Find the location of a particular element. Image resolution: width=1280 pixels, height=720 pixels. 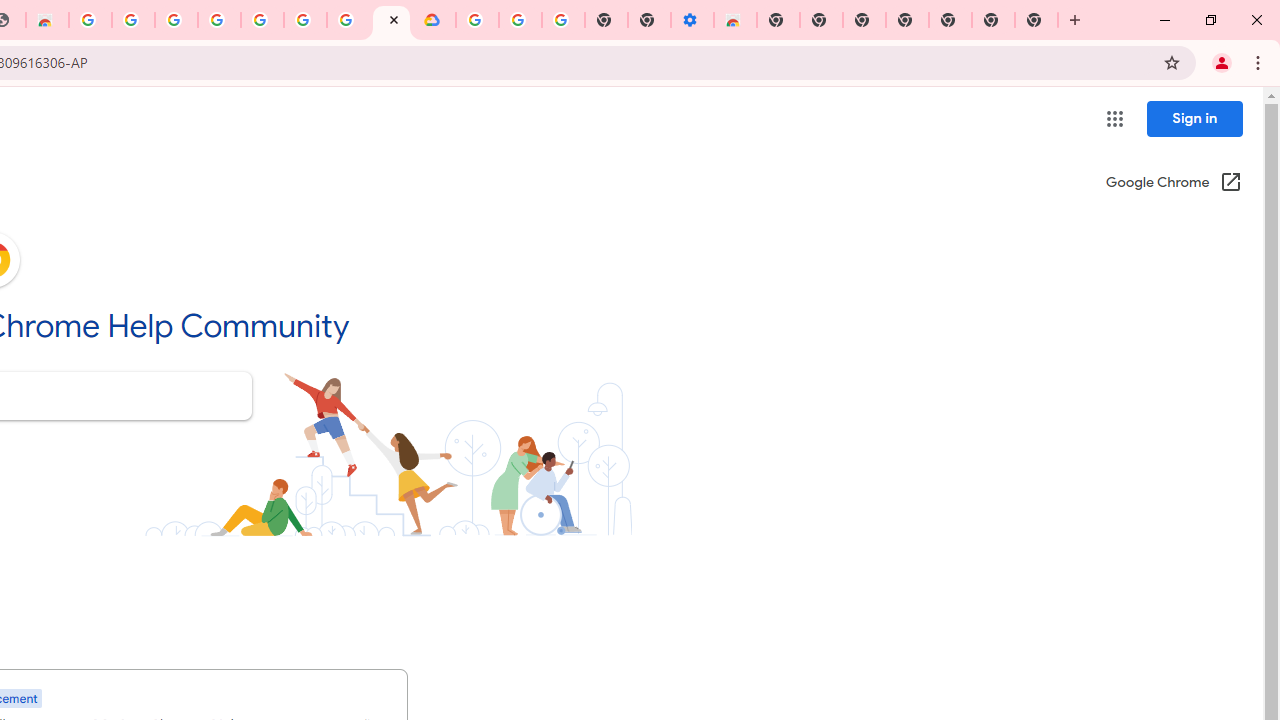

'Ad Settings' is located at coordinates (176, 20).